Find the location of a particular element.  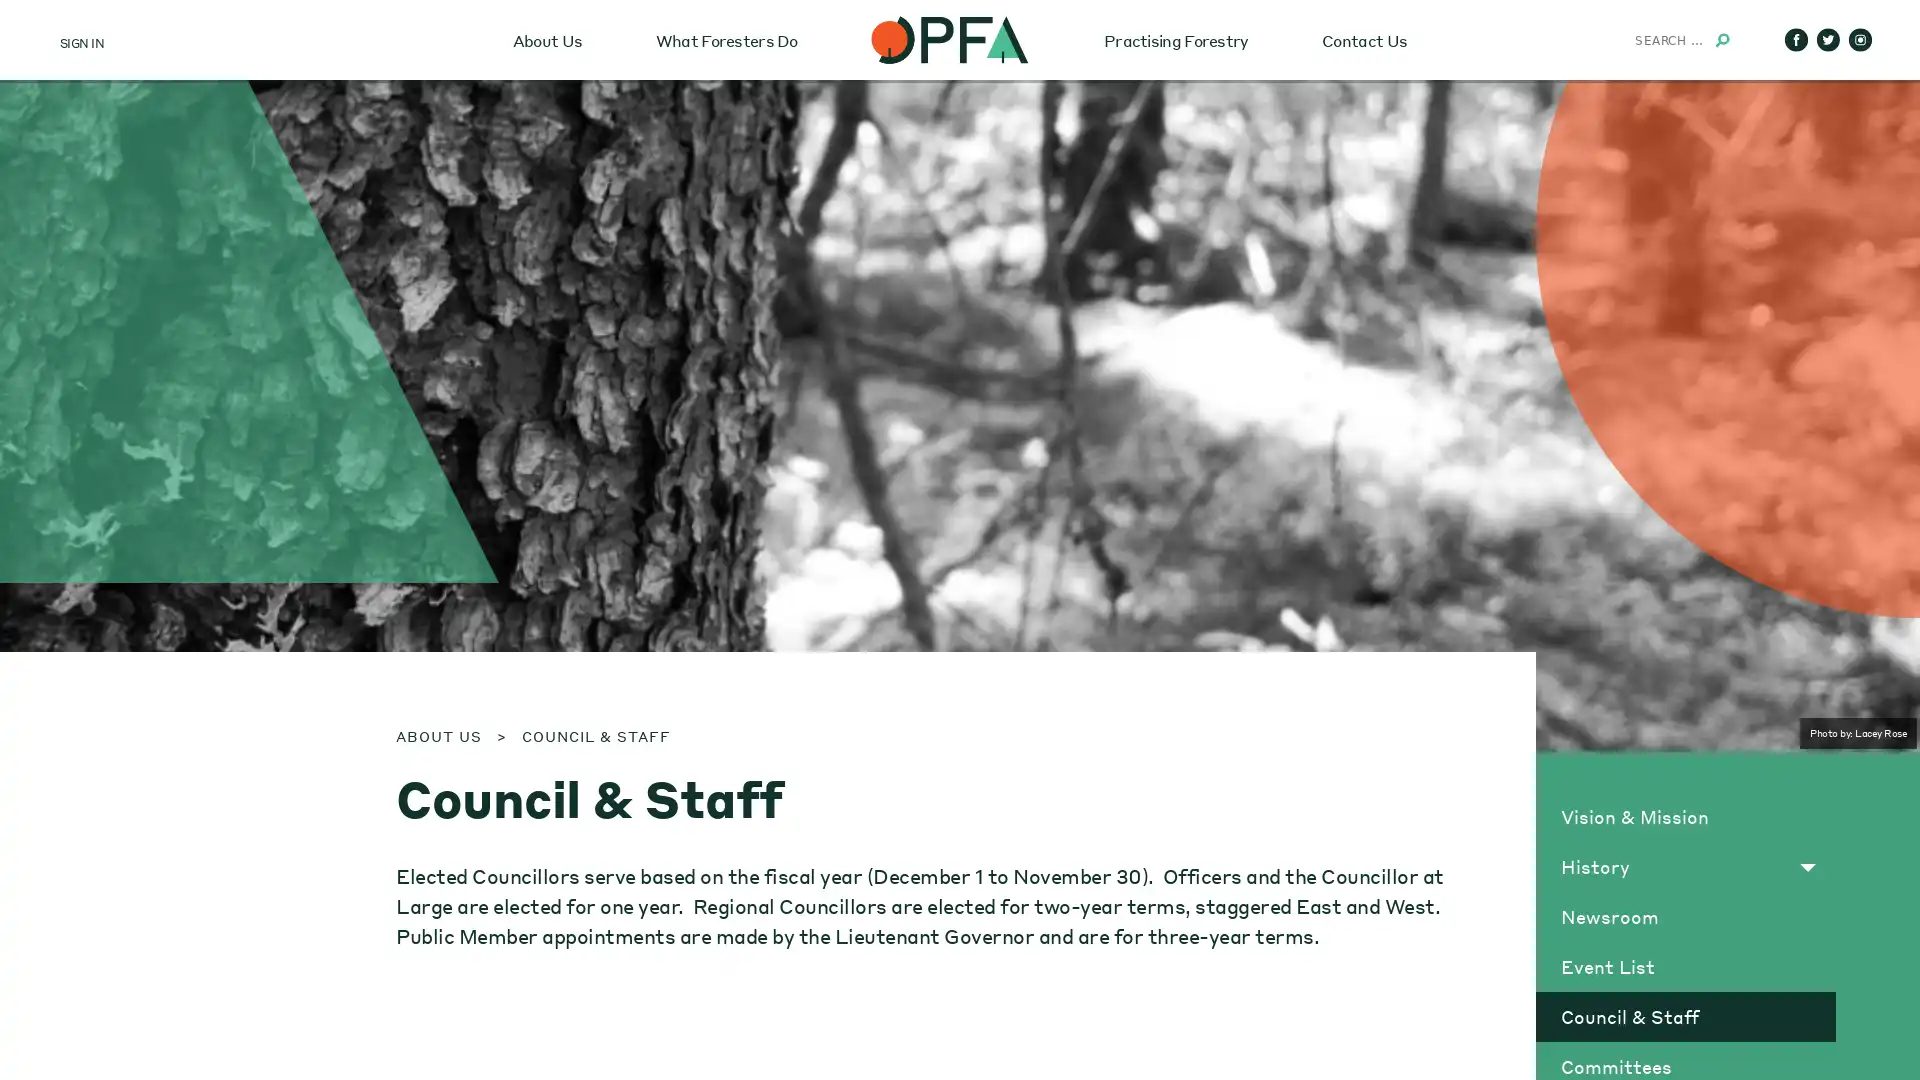

Sign In is located at coordinates (113, 256).